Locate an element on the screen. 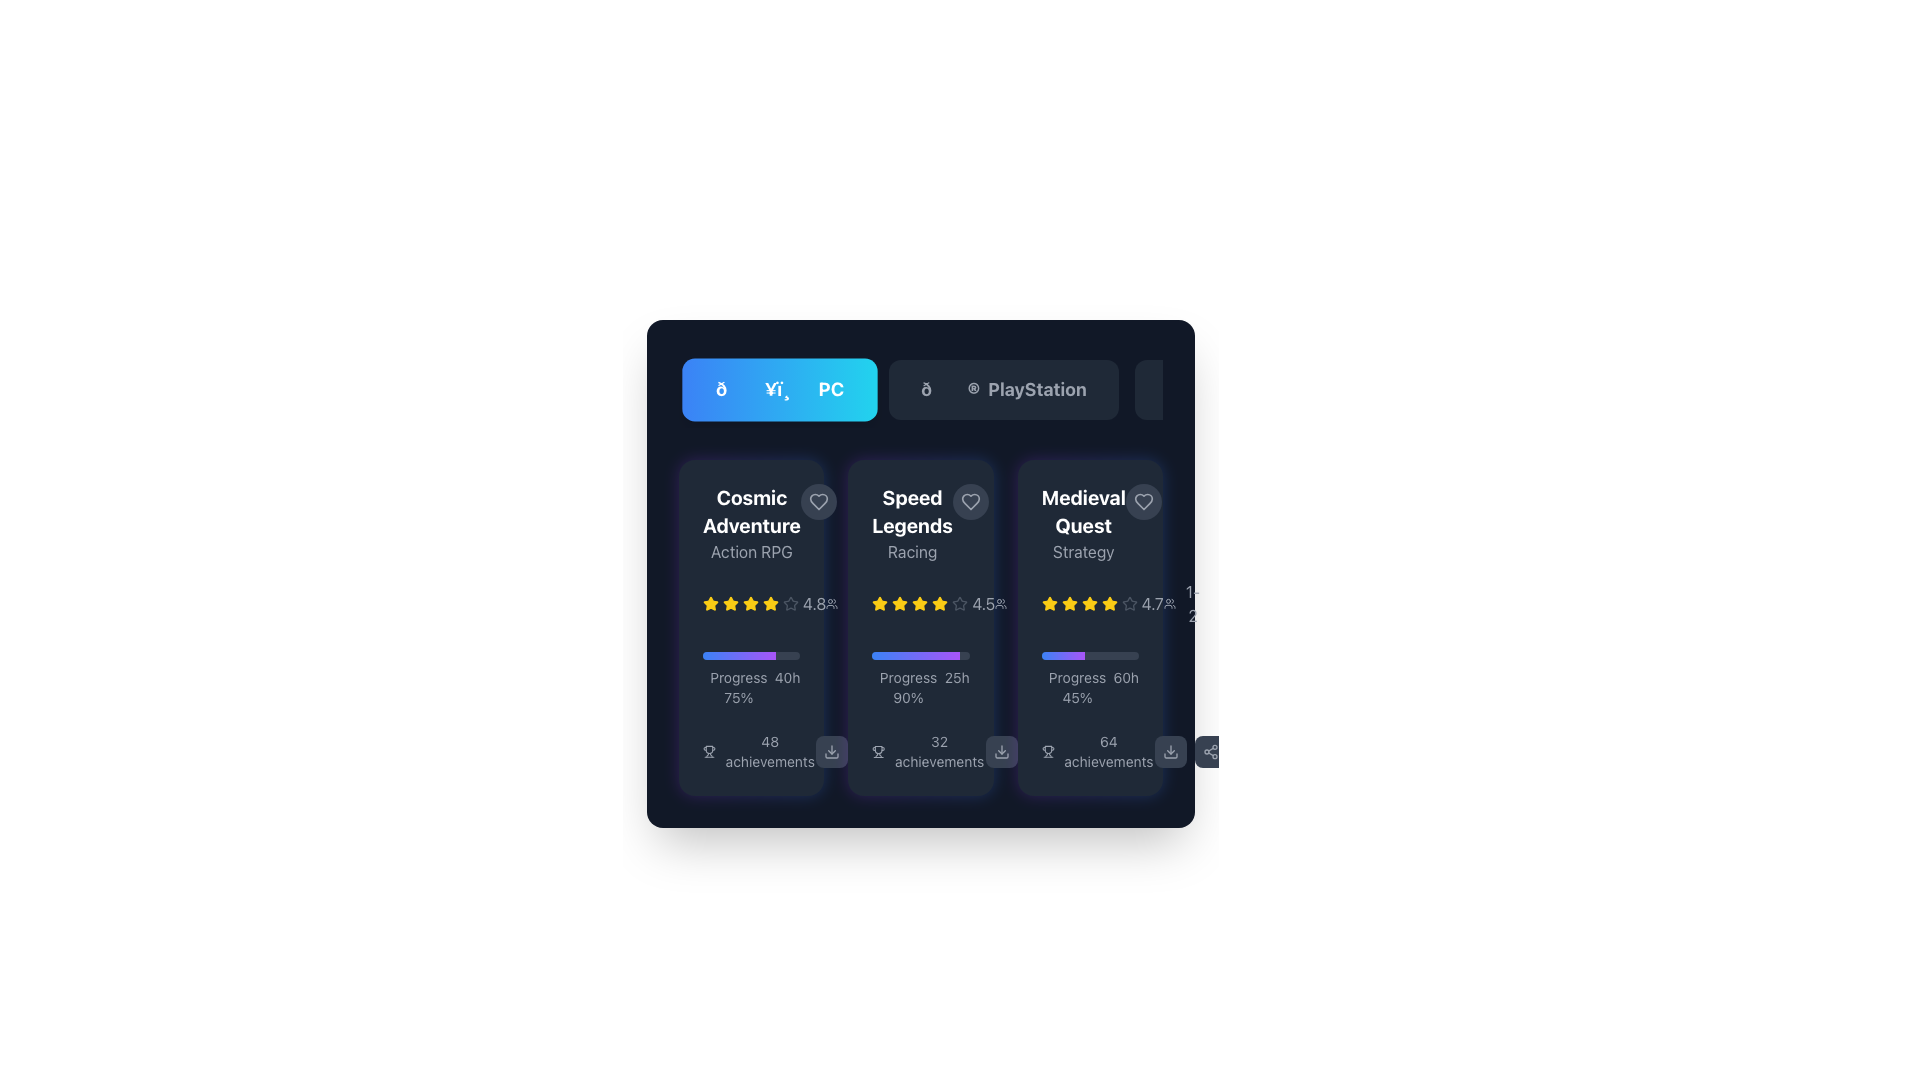  the share icon button located at the bottom-right corner of the interface, adjacent to other interactive icons is located at coordinates (1040, 752).